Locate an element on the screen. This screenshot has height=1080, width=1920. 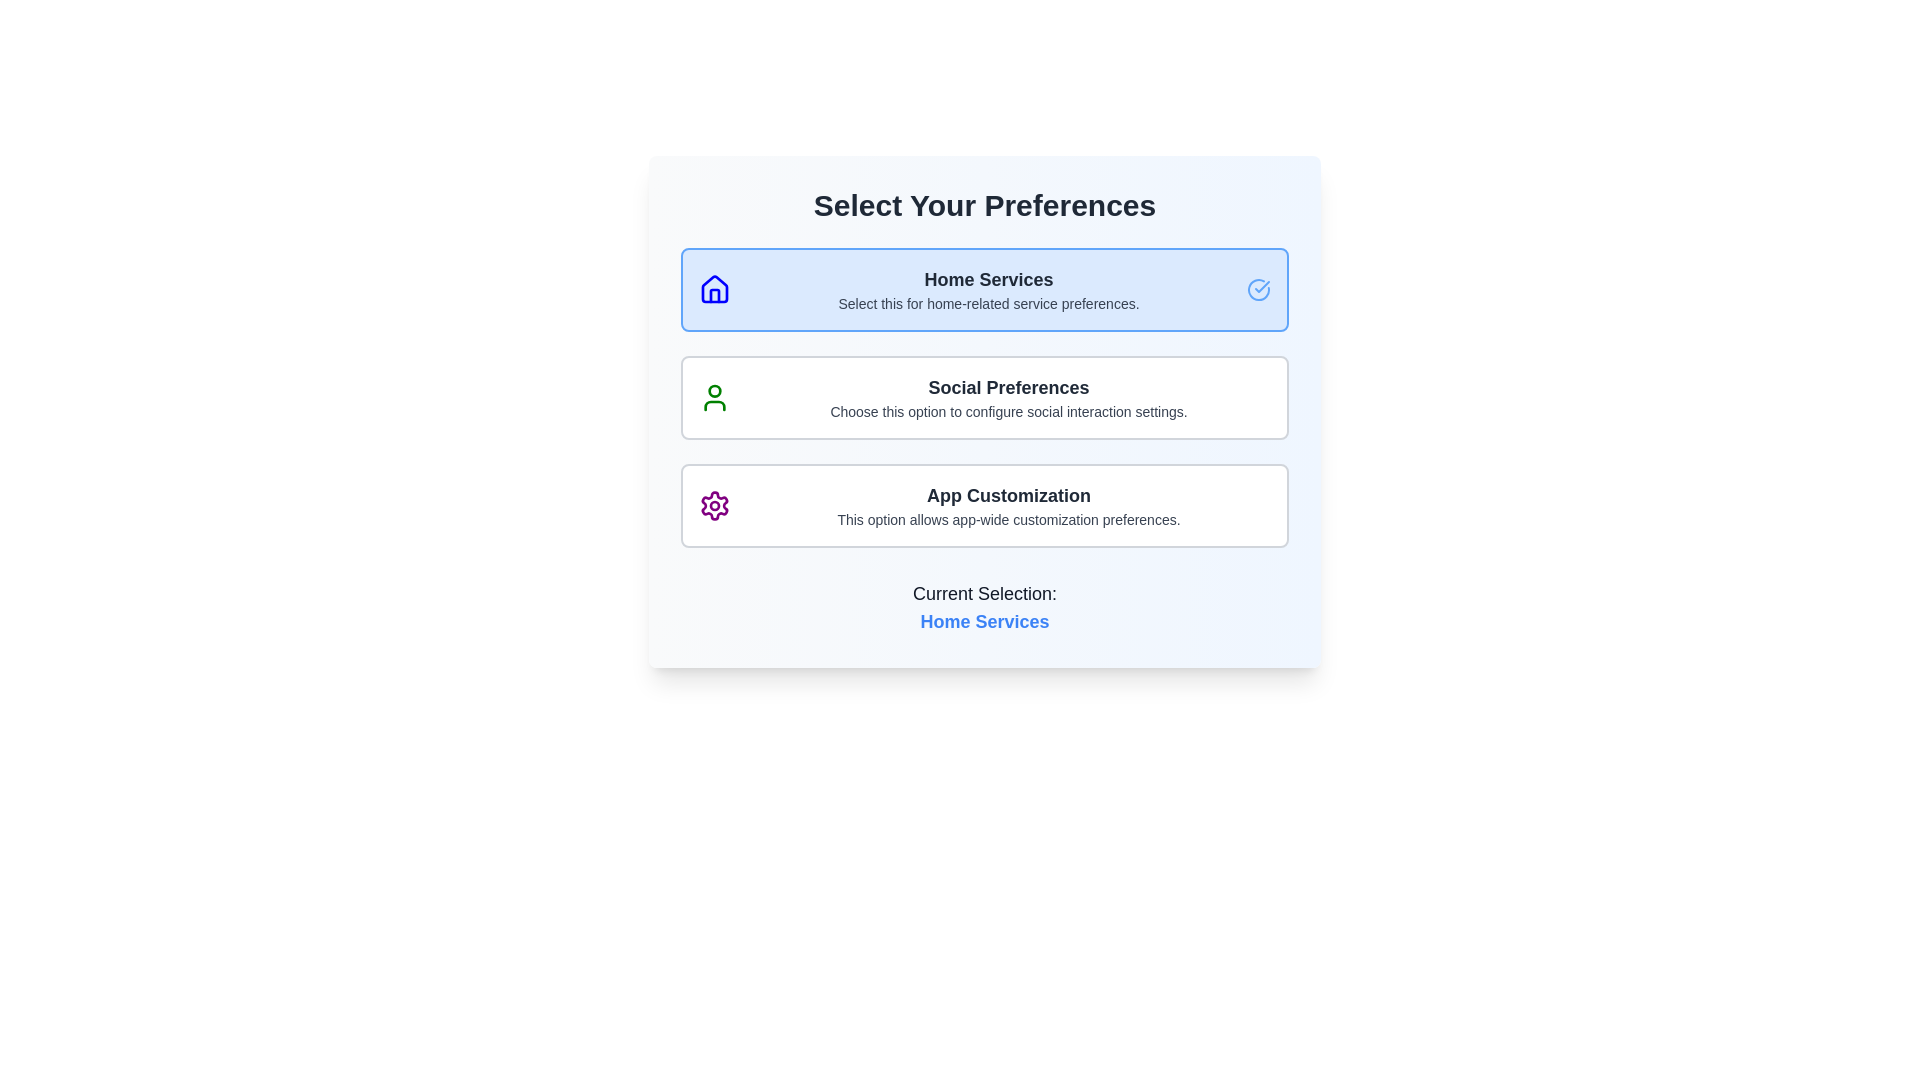
the text heading or label that serves as a section heading within the rounded panel, located at the top and centered horizontally is located at coordinates (984, 205).